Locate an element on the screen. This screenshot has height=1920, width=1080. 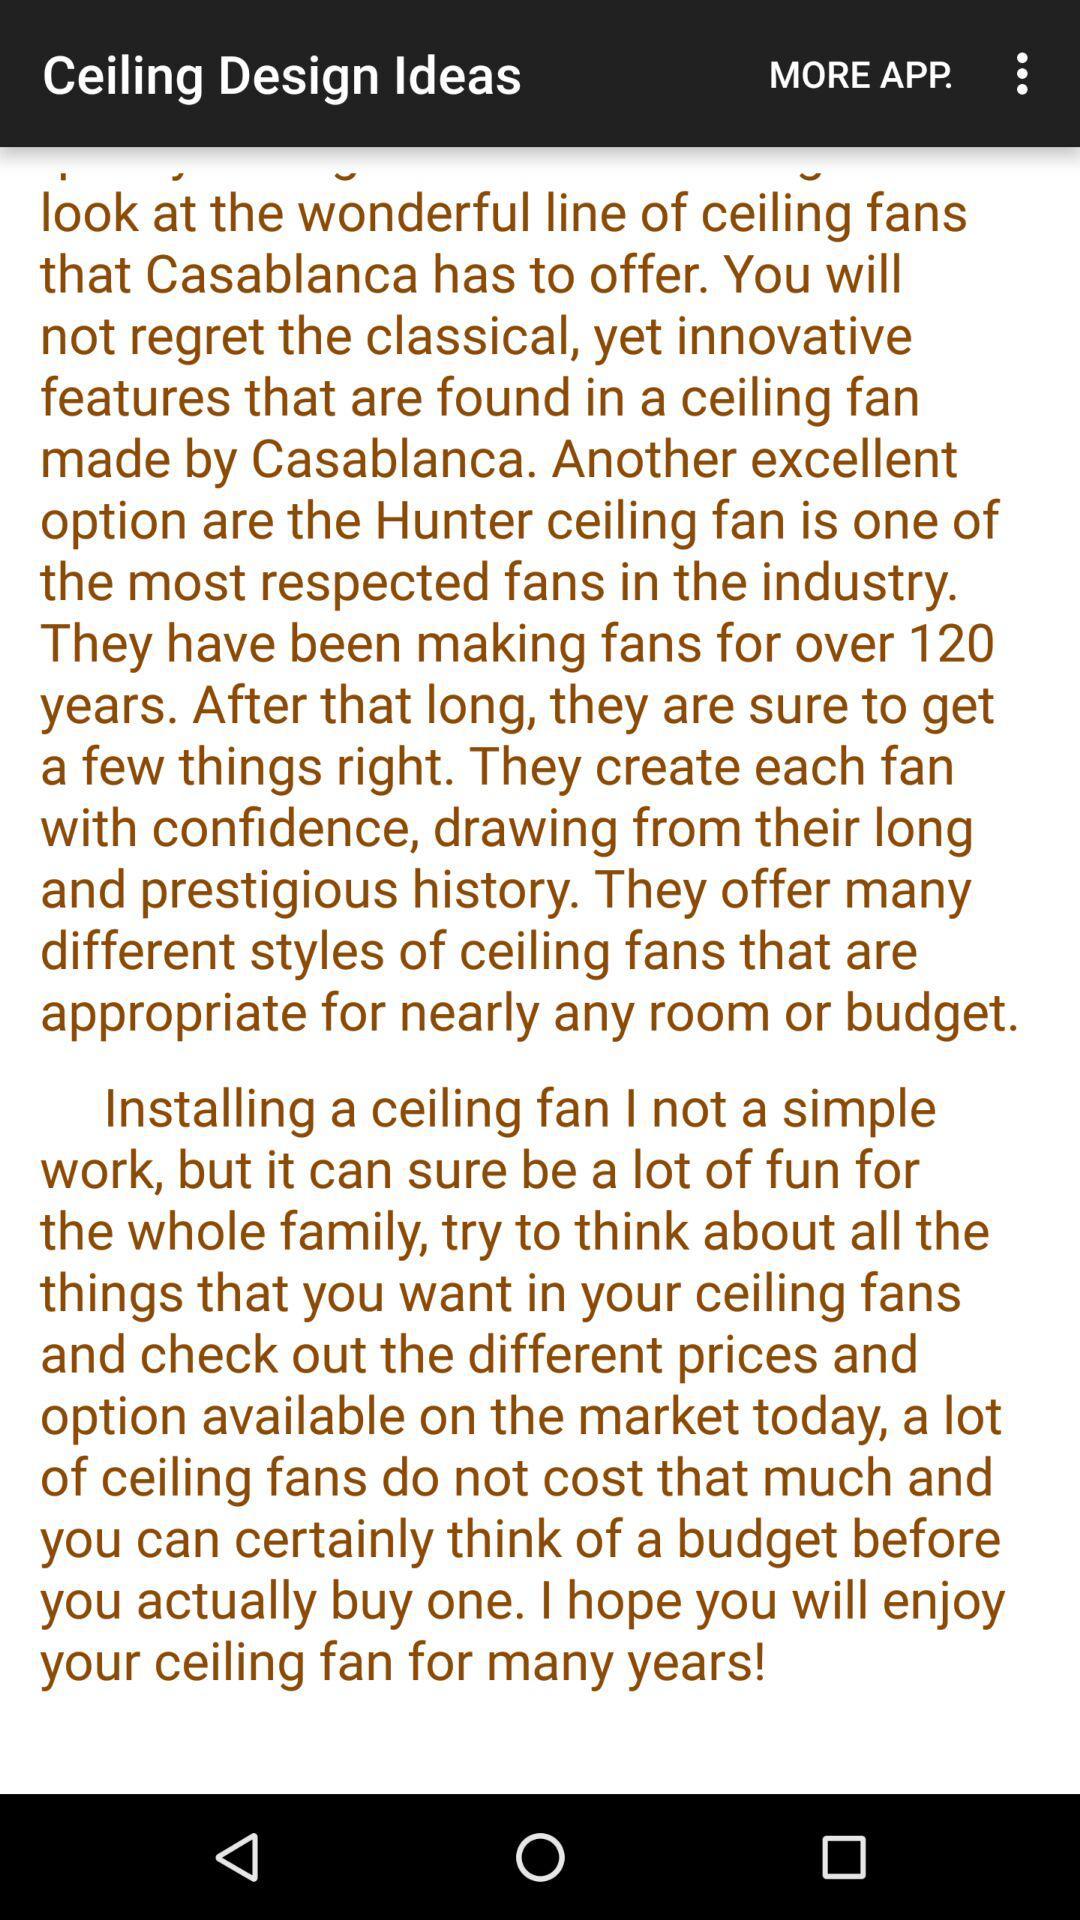
the more app. item is located at coordinates (860, 73).